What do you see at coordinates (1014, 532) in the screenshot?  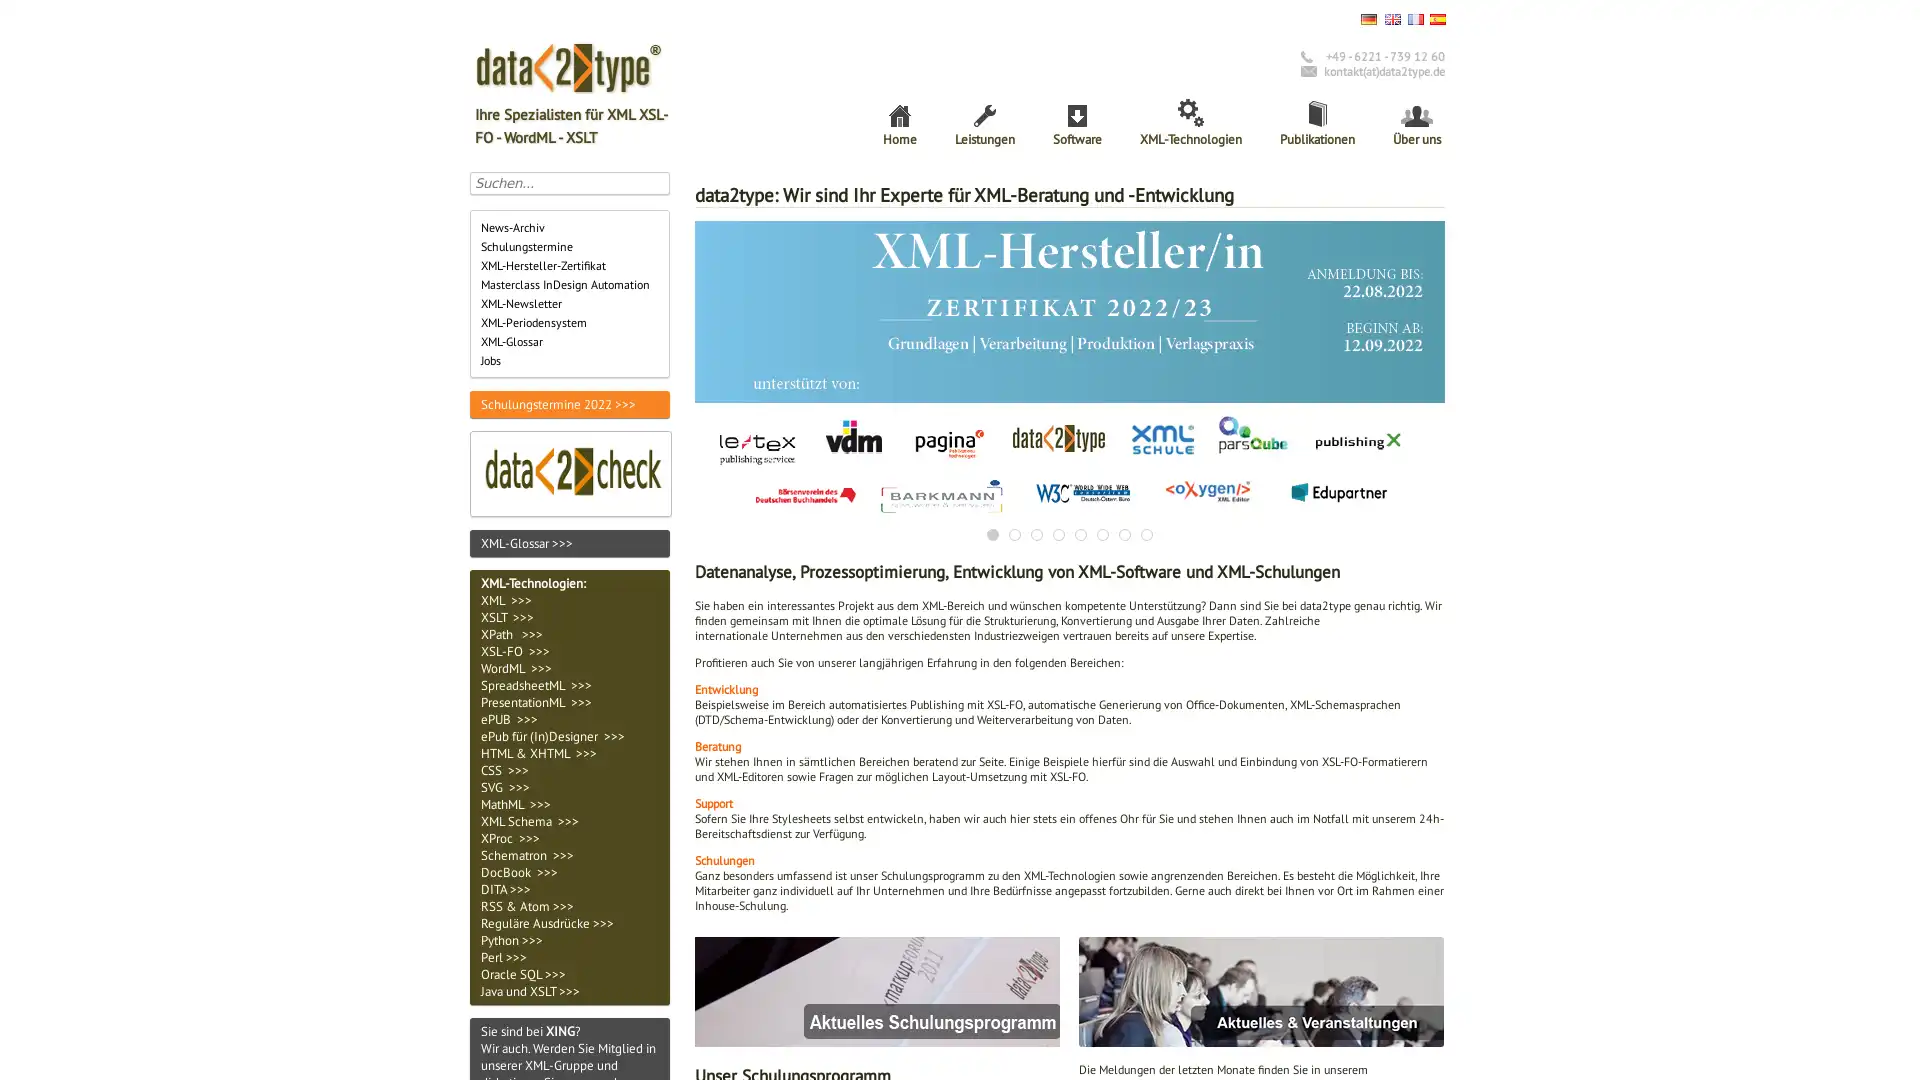 I see `Carousel Page 2` at bounding box center [1014, 532].